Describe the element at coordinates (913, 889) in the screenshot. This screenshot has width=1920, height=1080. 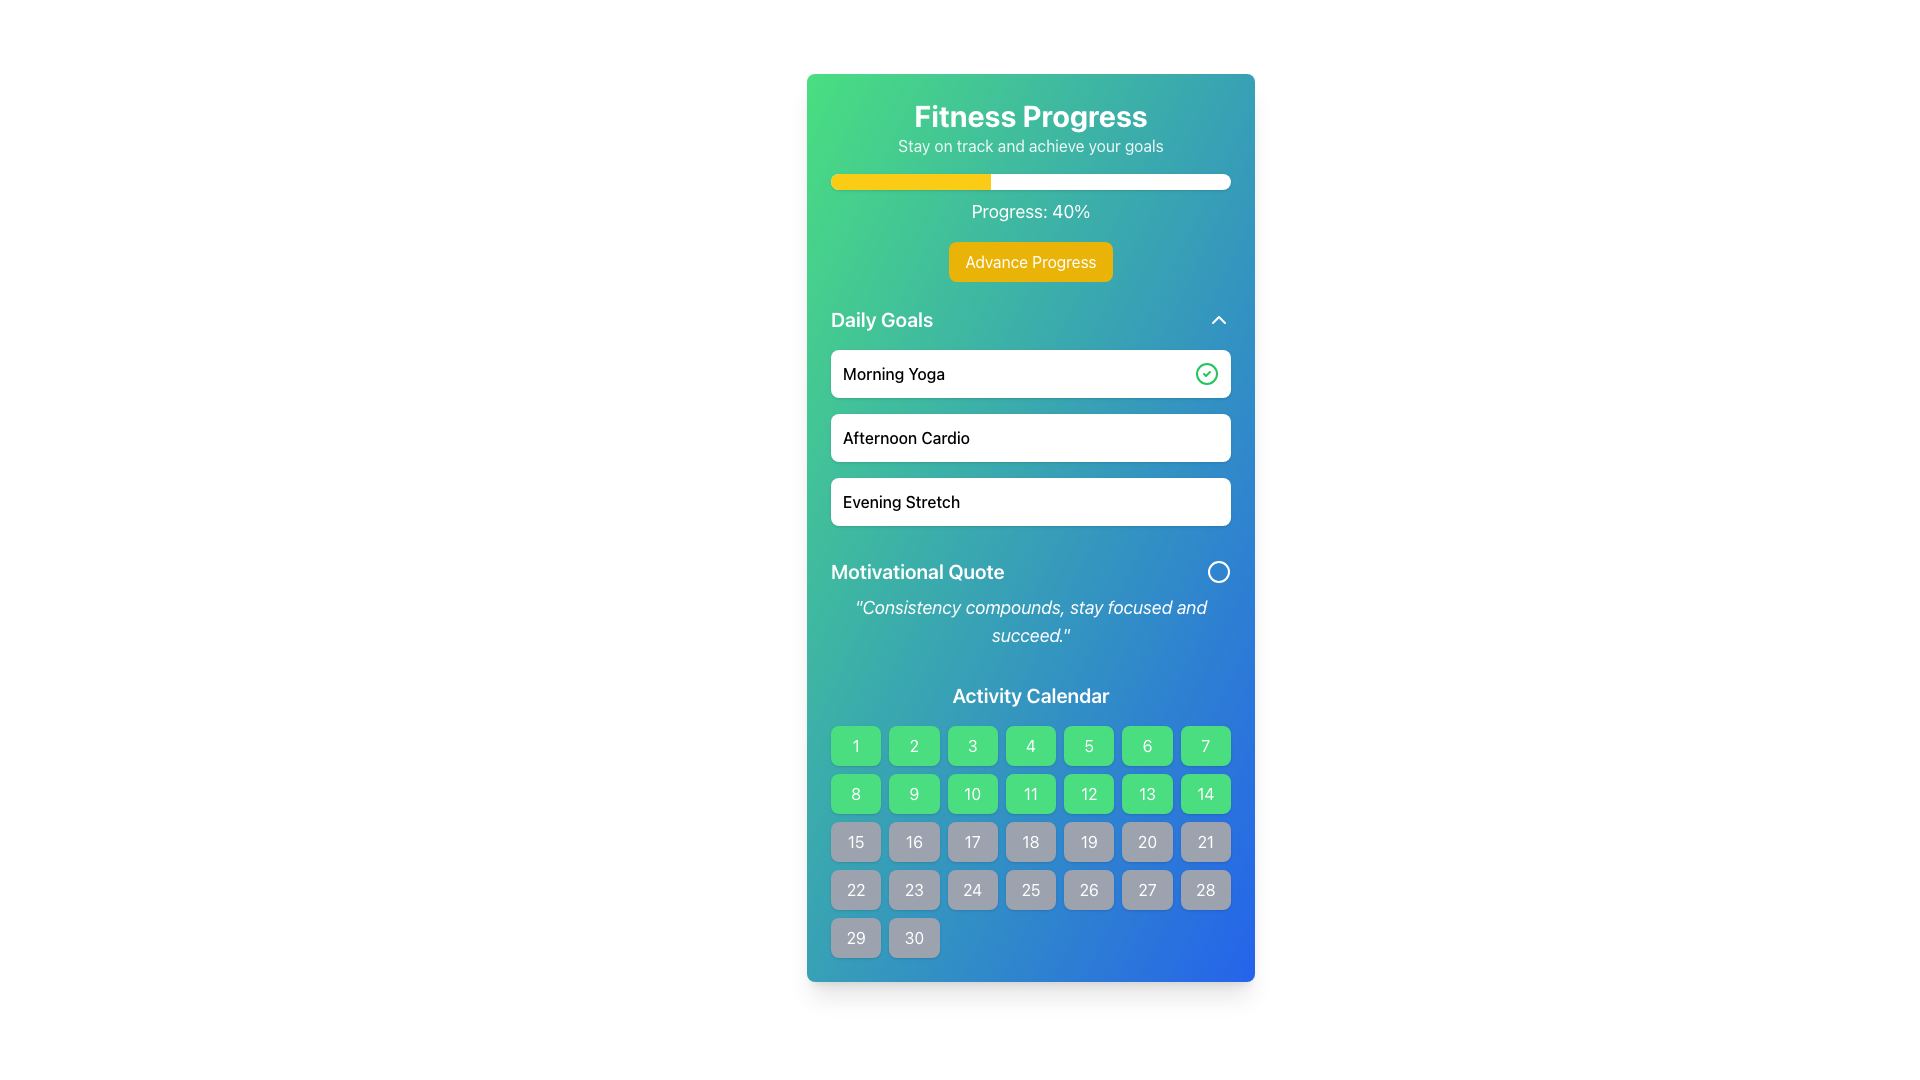
I see `the button-like calendar item representing the 23rd date in the Activity Calendar` at that location.